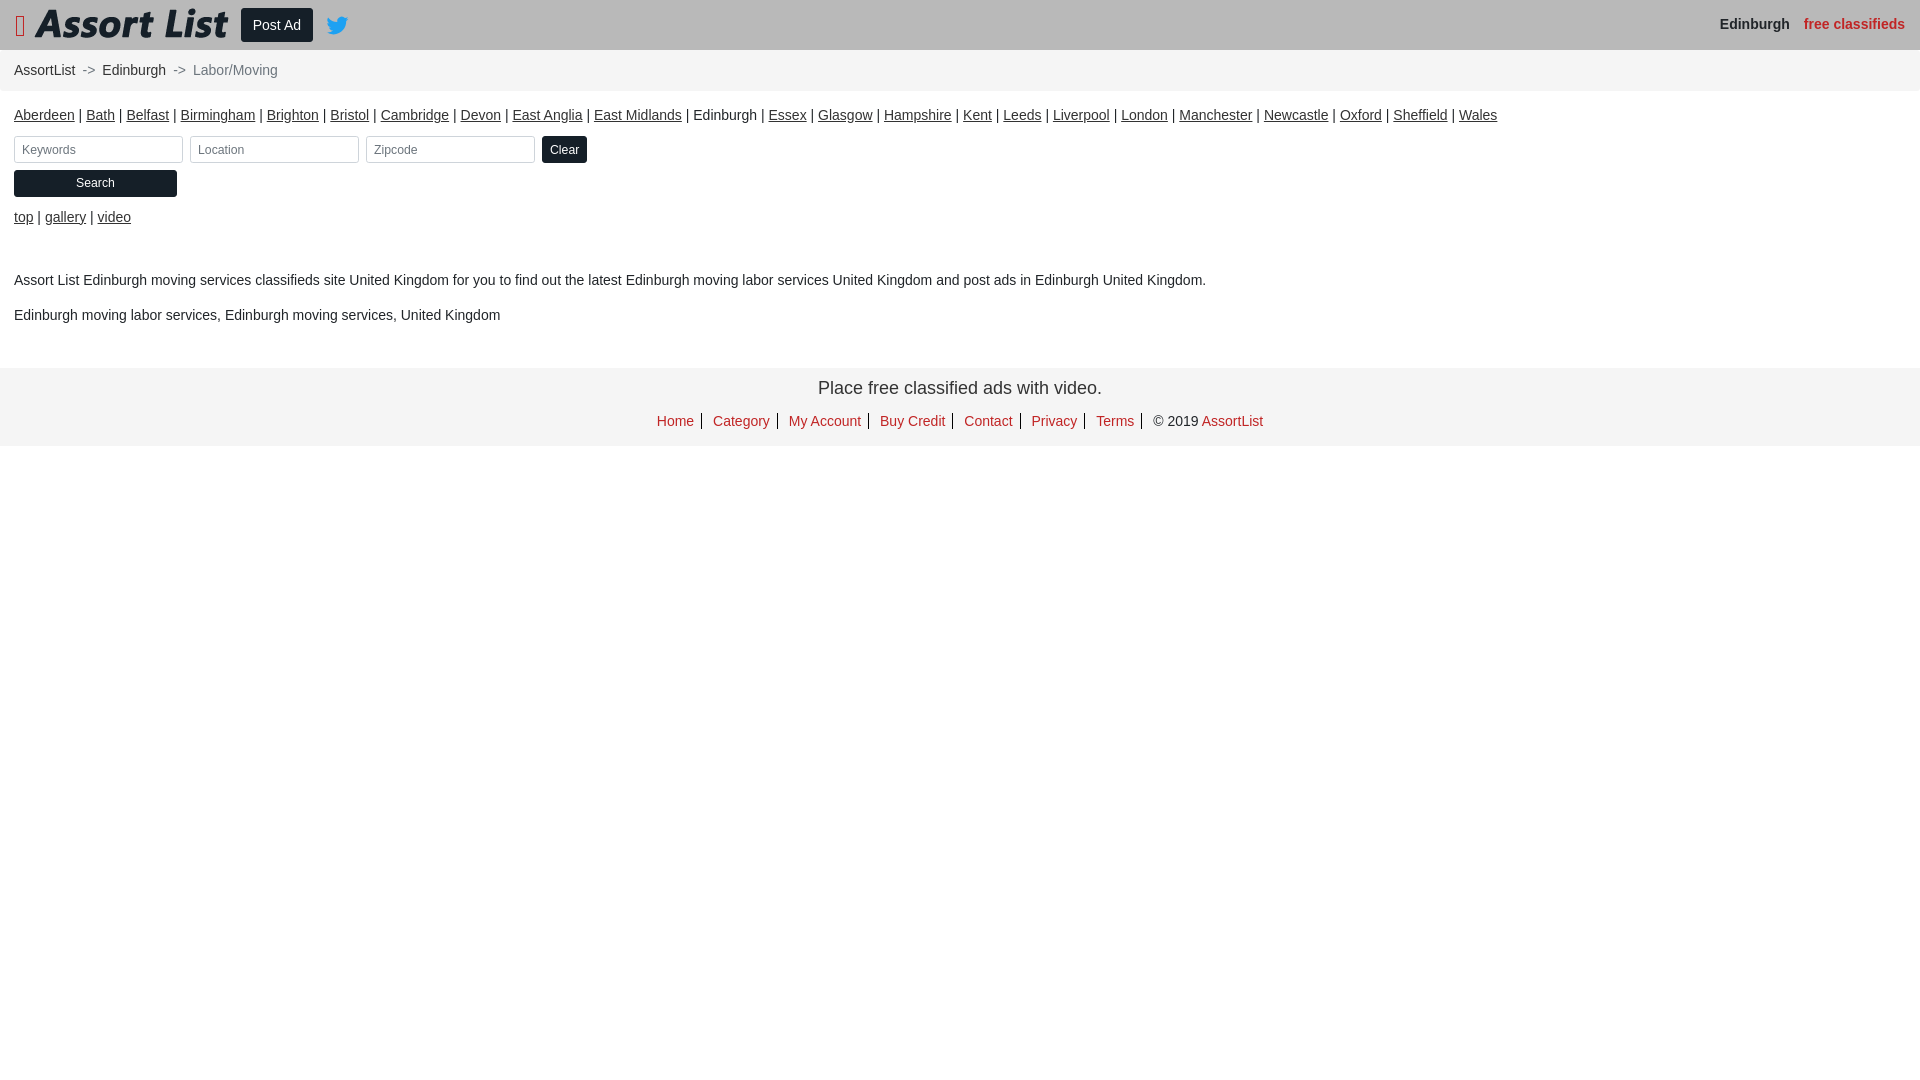 This screenshot has height=1080, width=1920. I want to click on 'Belfast', so click(146, 115).